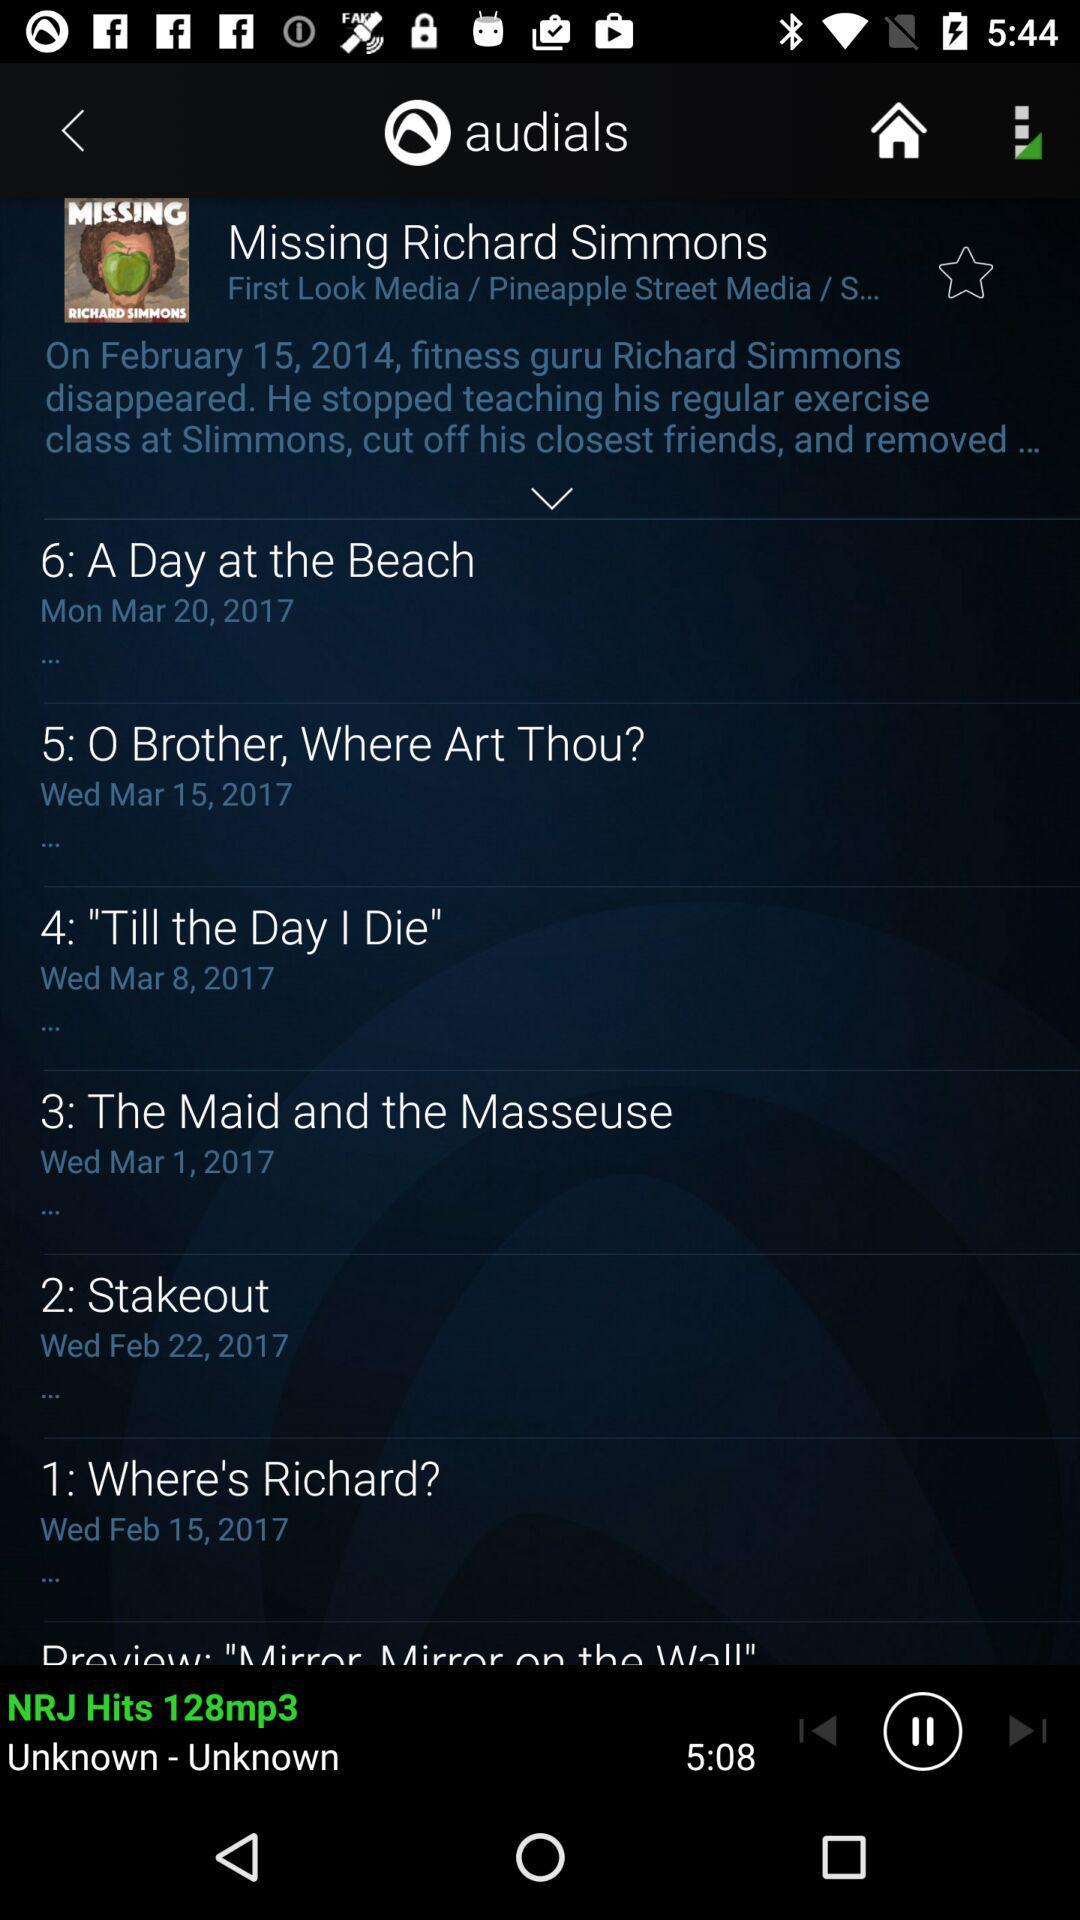  What do you see at coordinates (965, 259) in the screenshot?
I see `to favorites` at bounding box center [965, 259].